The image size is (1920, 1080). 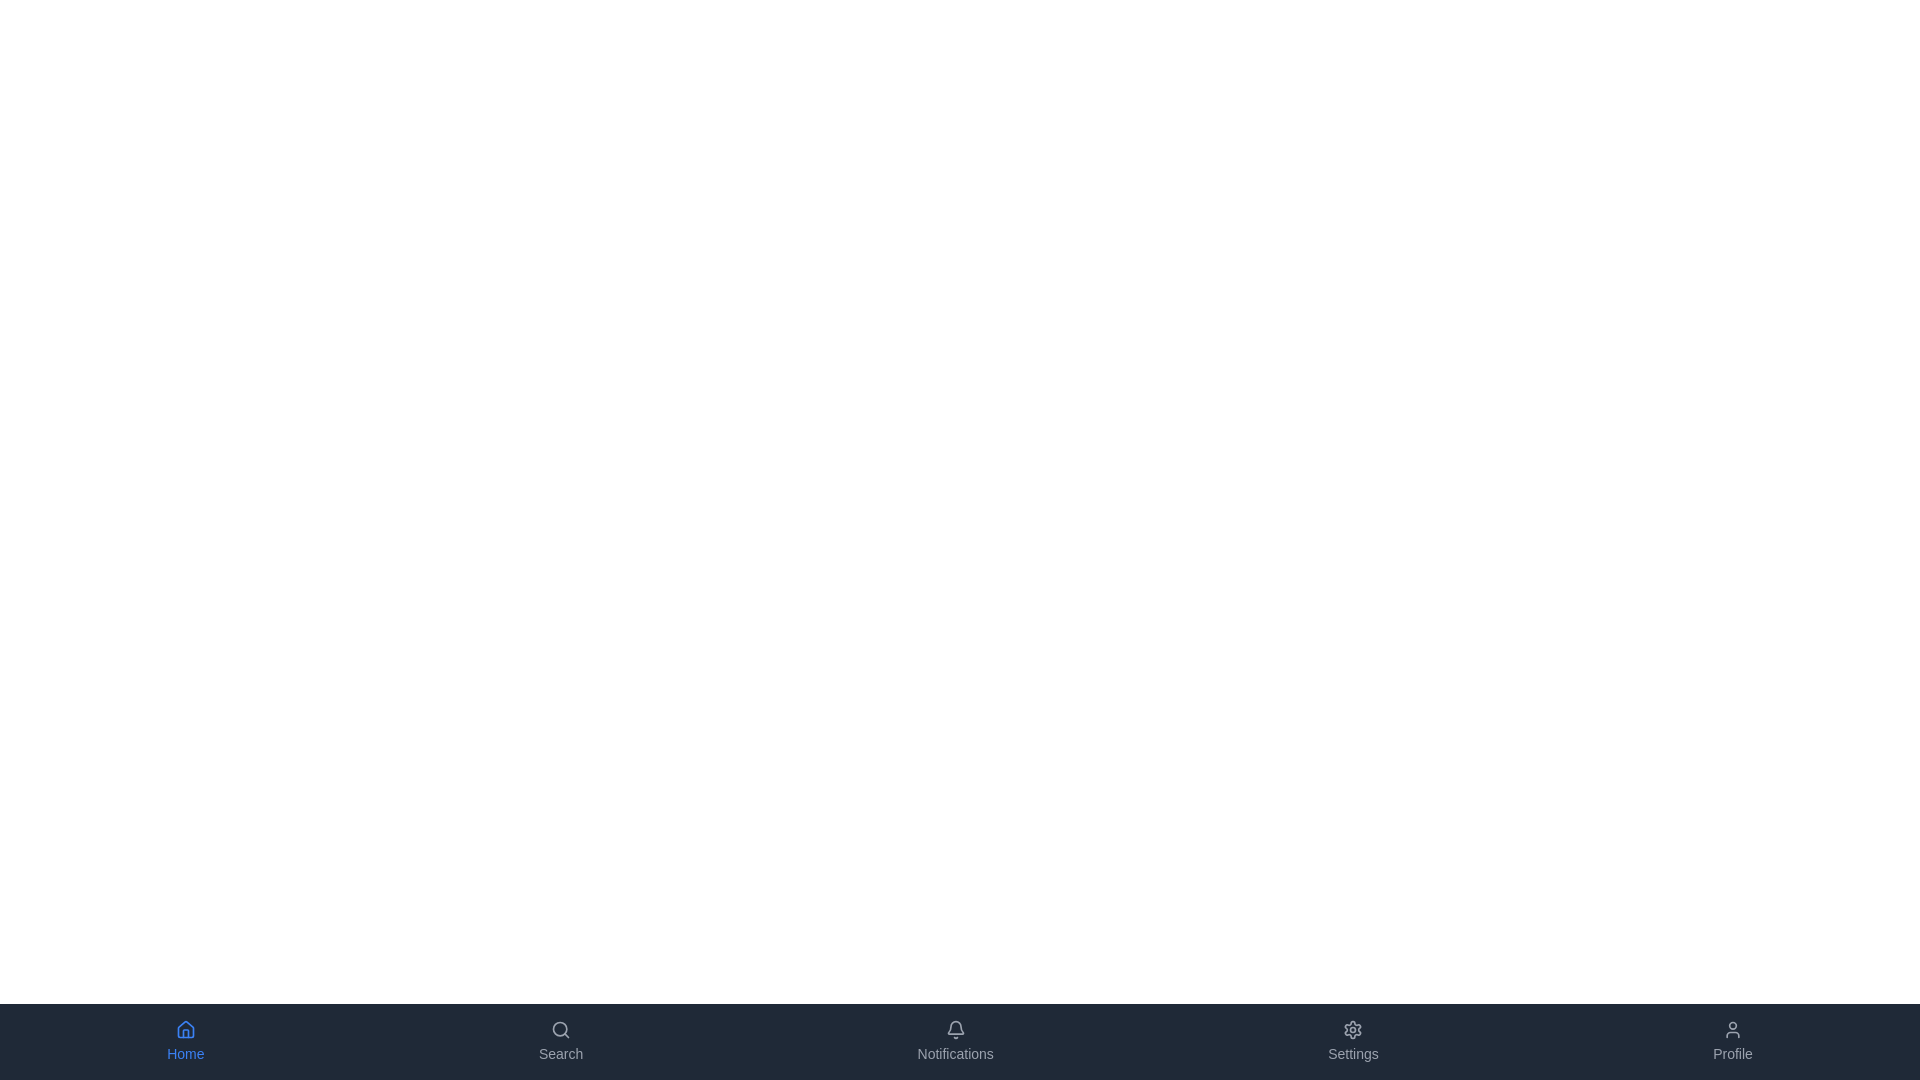 I want to click on the bell icon located in the lower navigation bar, so click(x=954, y=1029).